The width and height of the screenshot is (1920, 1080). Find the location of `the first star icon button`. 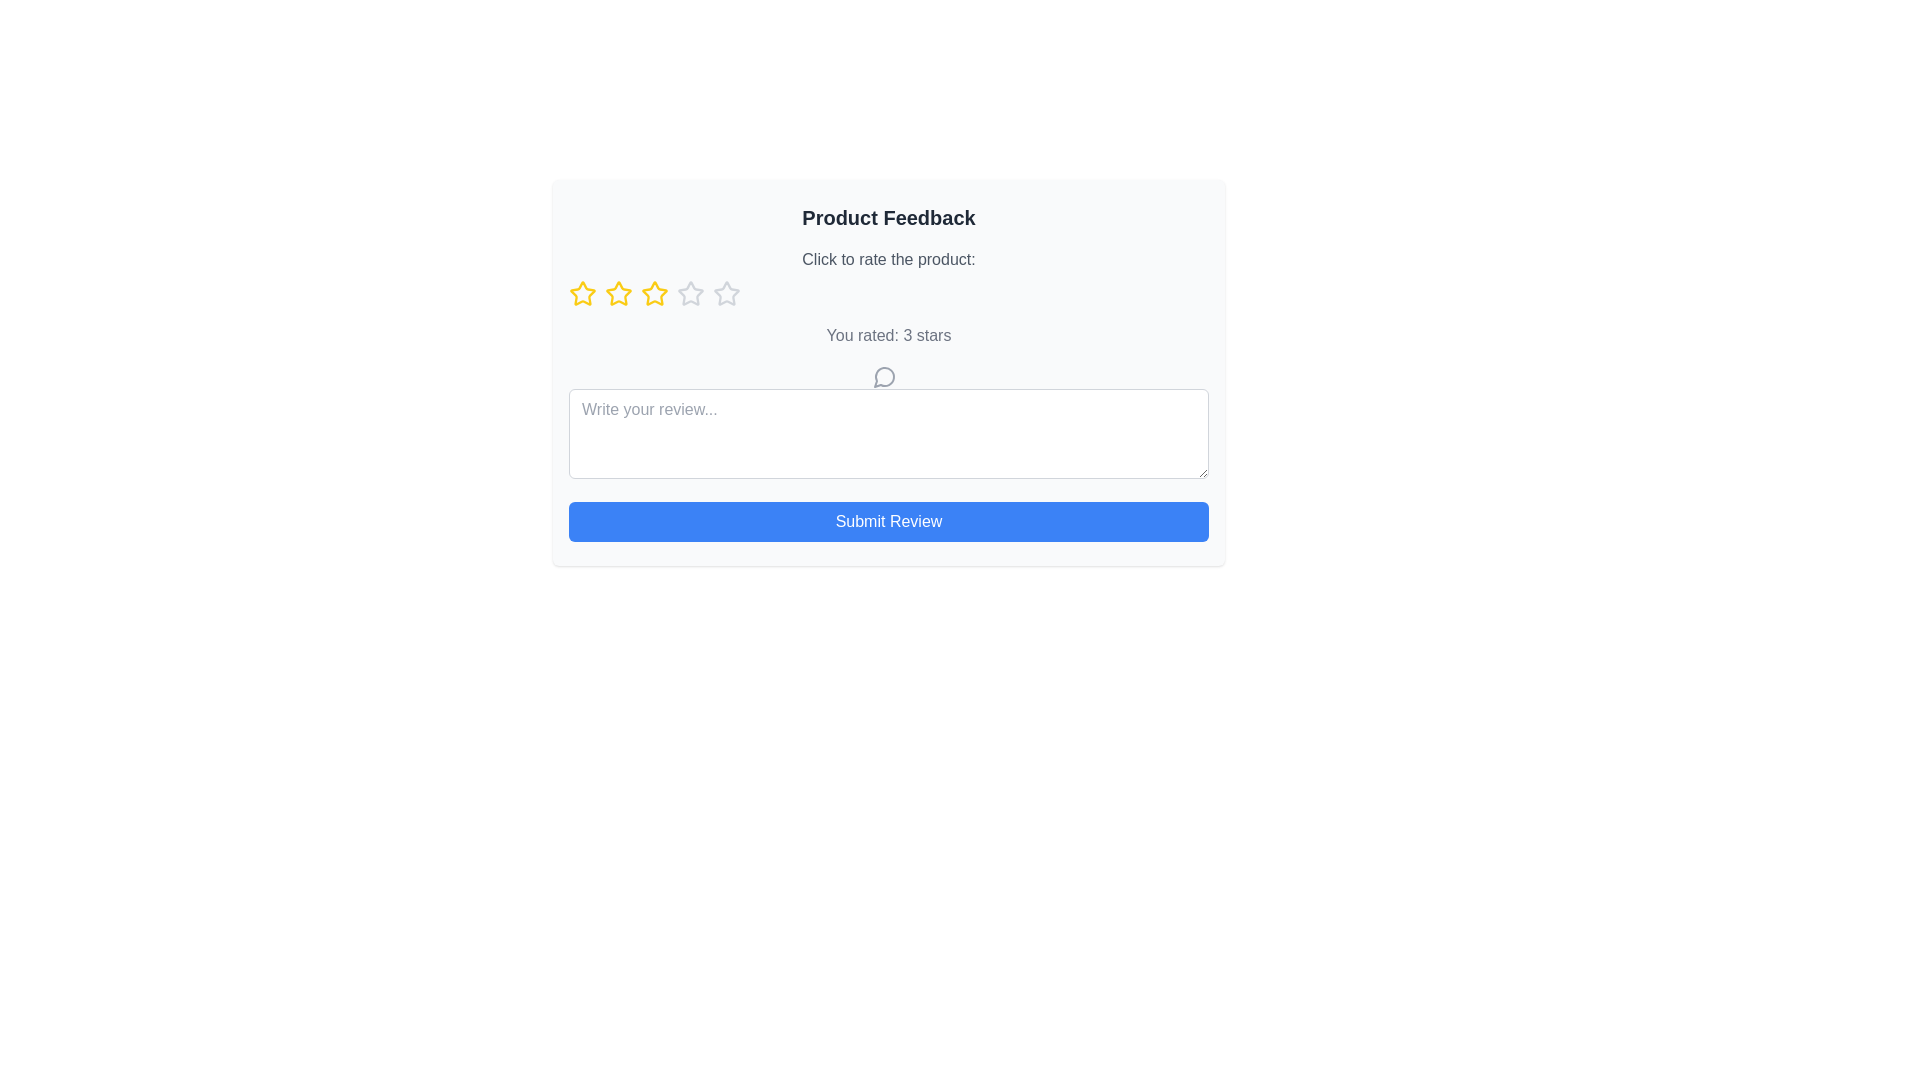

the first star icon button is located at coordinates (581, 293).